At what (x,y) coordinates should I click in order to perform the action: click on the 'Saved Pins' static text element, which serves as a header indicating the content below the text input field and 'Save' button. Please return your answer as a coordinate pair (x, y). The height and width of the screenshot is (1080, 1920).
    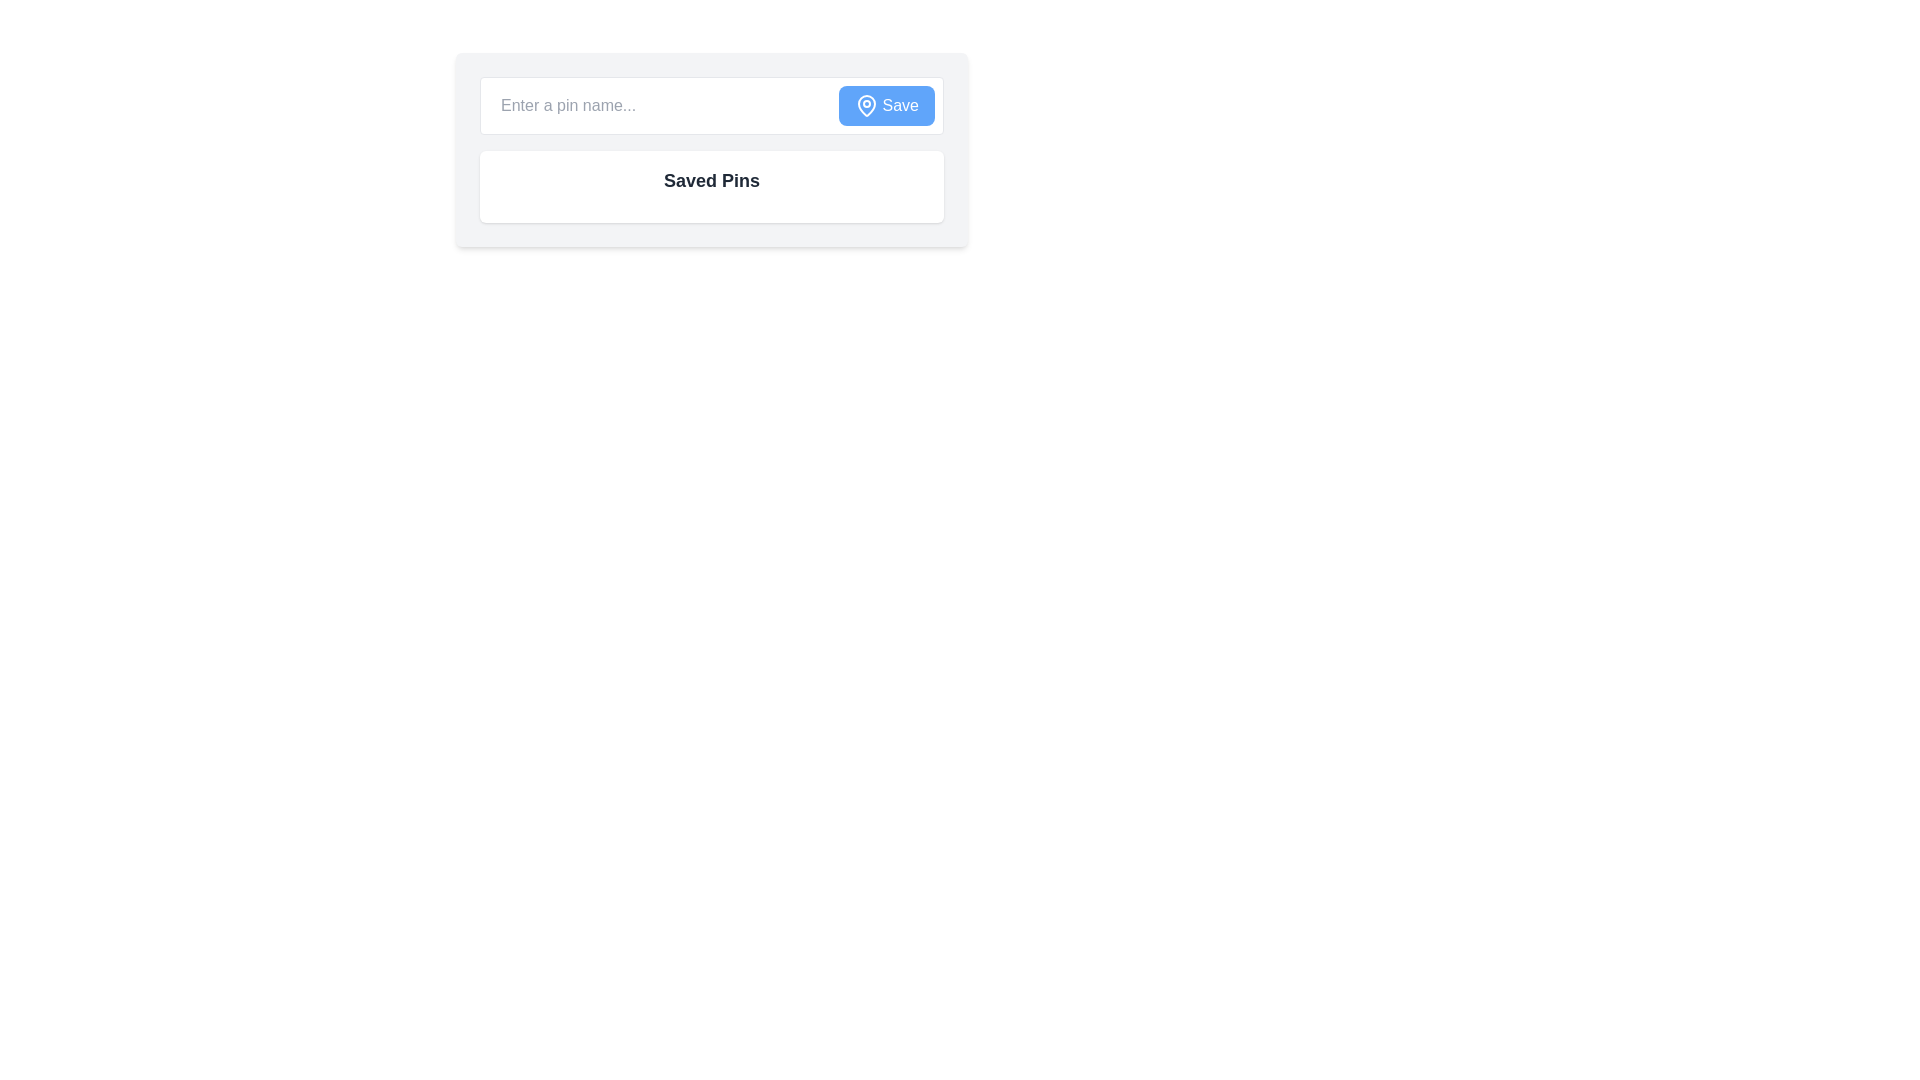
    Looking at the image, I should click on (711, 186).